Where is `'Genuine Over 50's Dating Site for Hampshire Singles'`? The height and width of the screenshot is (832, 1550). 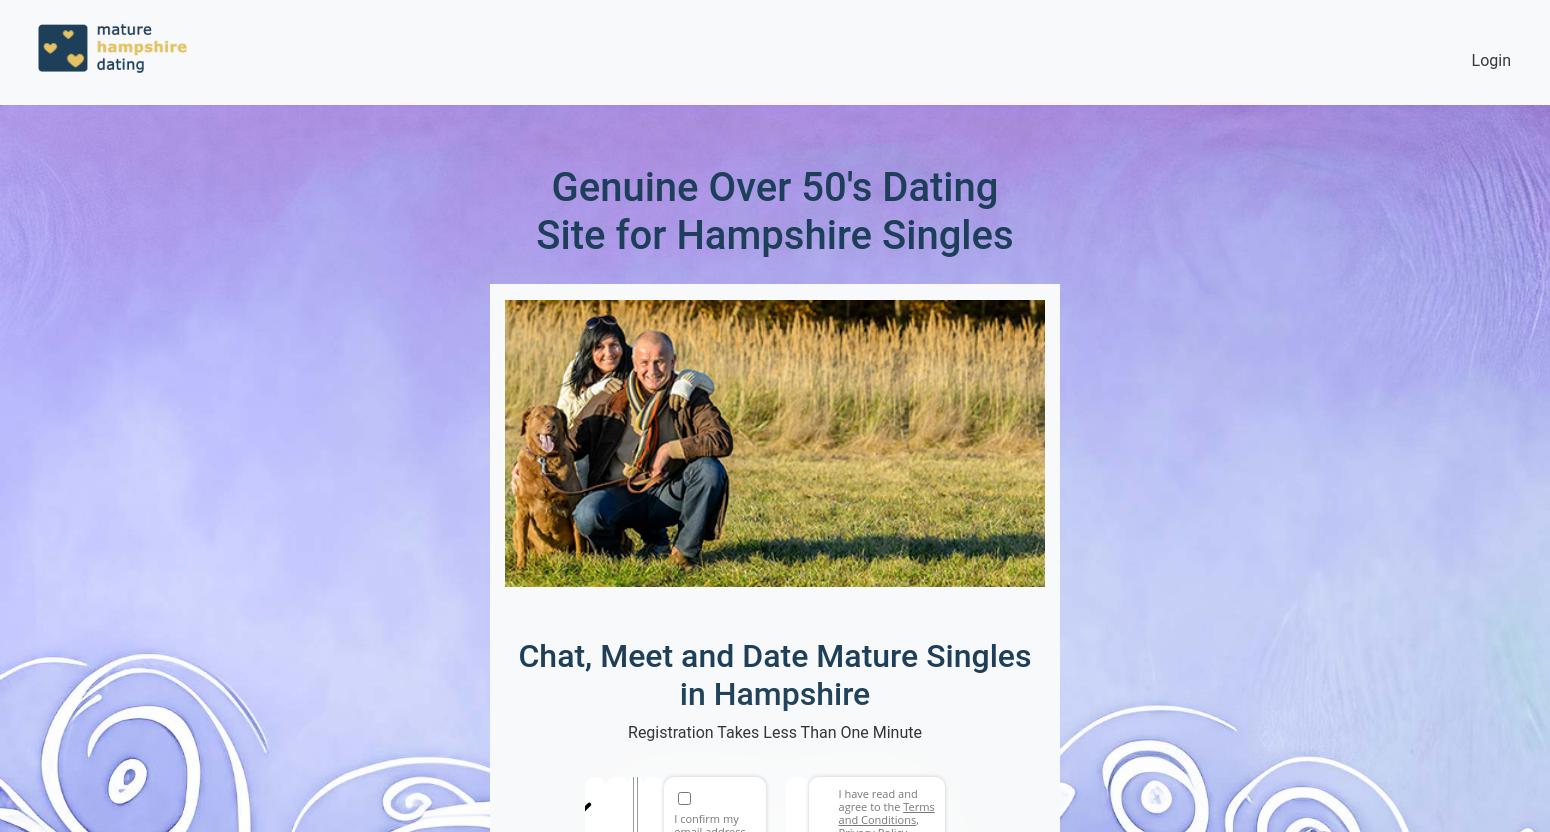
'Genuine Over 50's Dating Site for Hampshire Singles' is located at coordinates (534, 211).